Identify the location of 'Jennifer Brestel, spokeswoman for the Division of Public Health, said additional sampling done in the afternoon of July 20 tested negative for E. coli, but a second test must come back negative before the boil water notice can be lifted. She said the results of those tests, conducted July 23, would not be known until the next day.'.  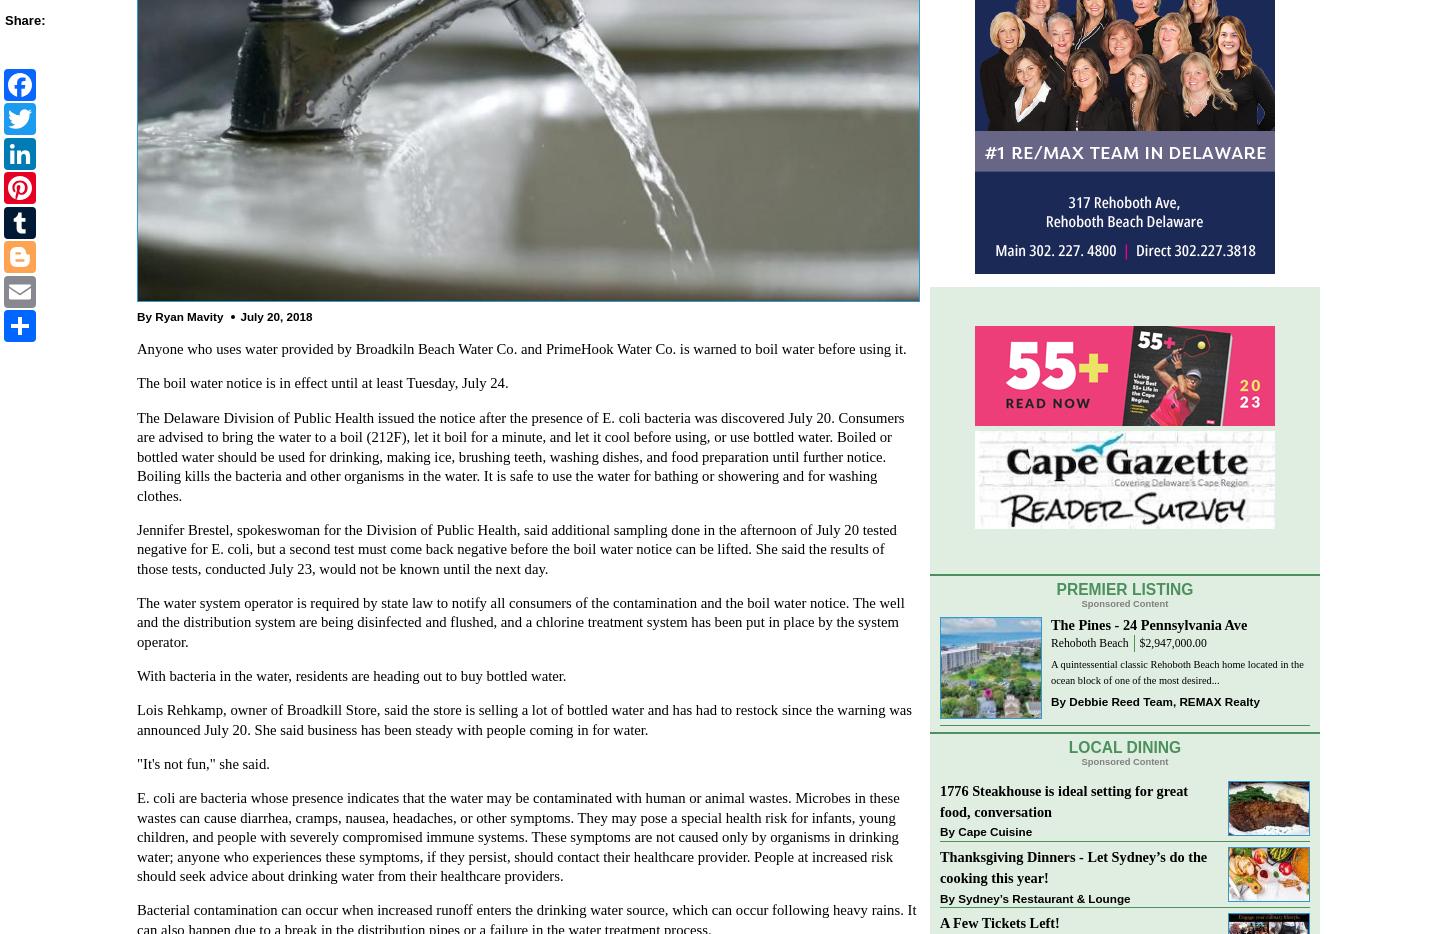
(516, 548).